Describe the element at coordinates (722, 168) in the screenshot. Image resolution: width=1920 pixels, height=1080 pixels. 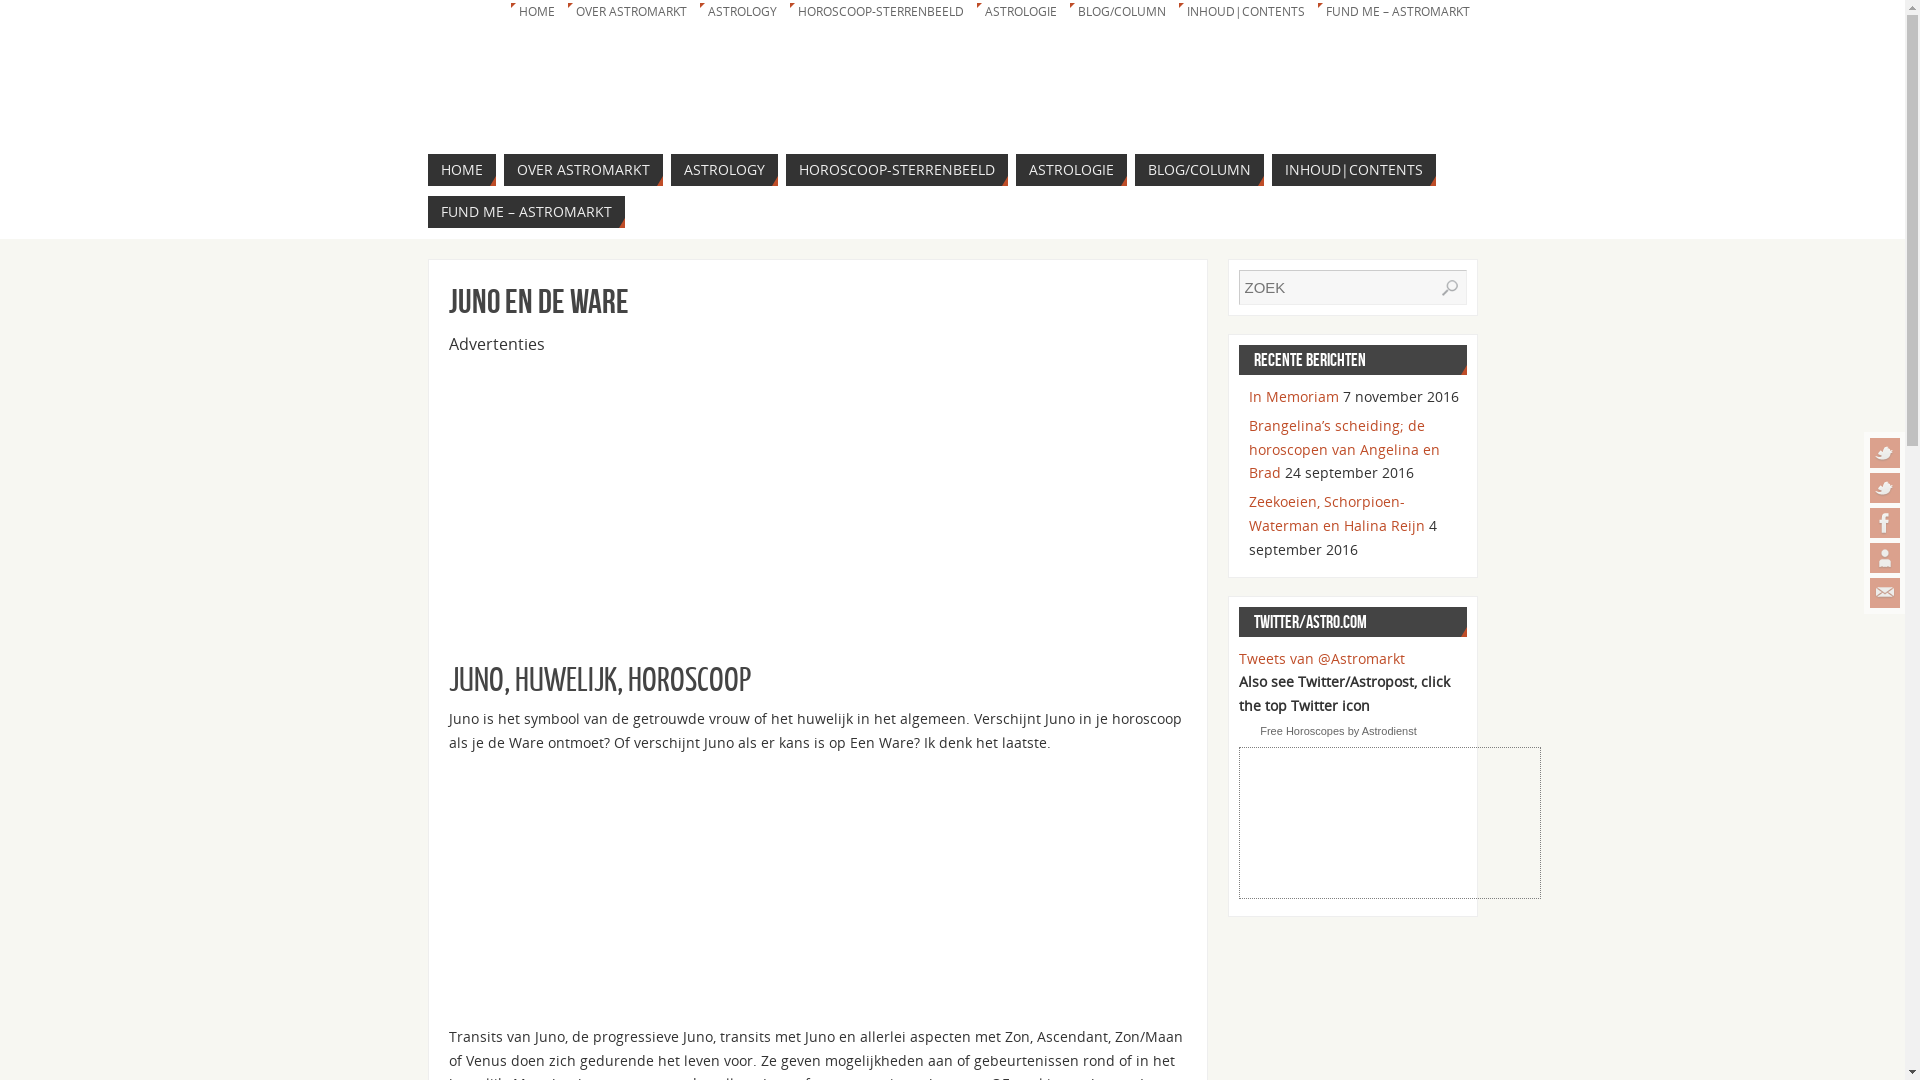
I see `'ASTROLOGY'` at that location.